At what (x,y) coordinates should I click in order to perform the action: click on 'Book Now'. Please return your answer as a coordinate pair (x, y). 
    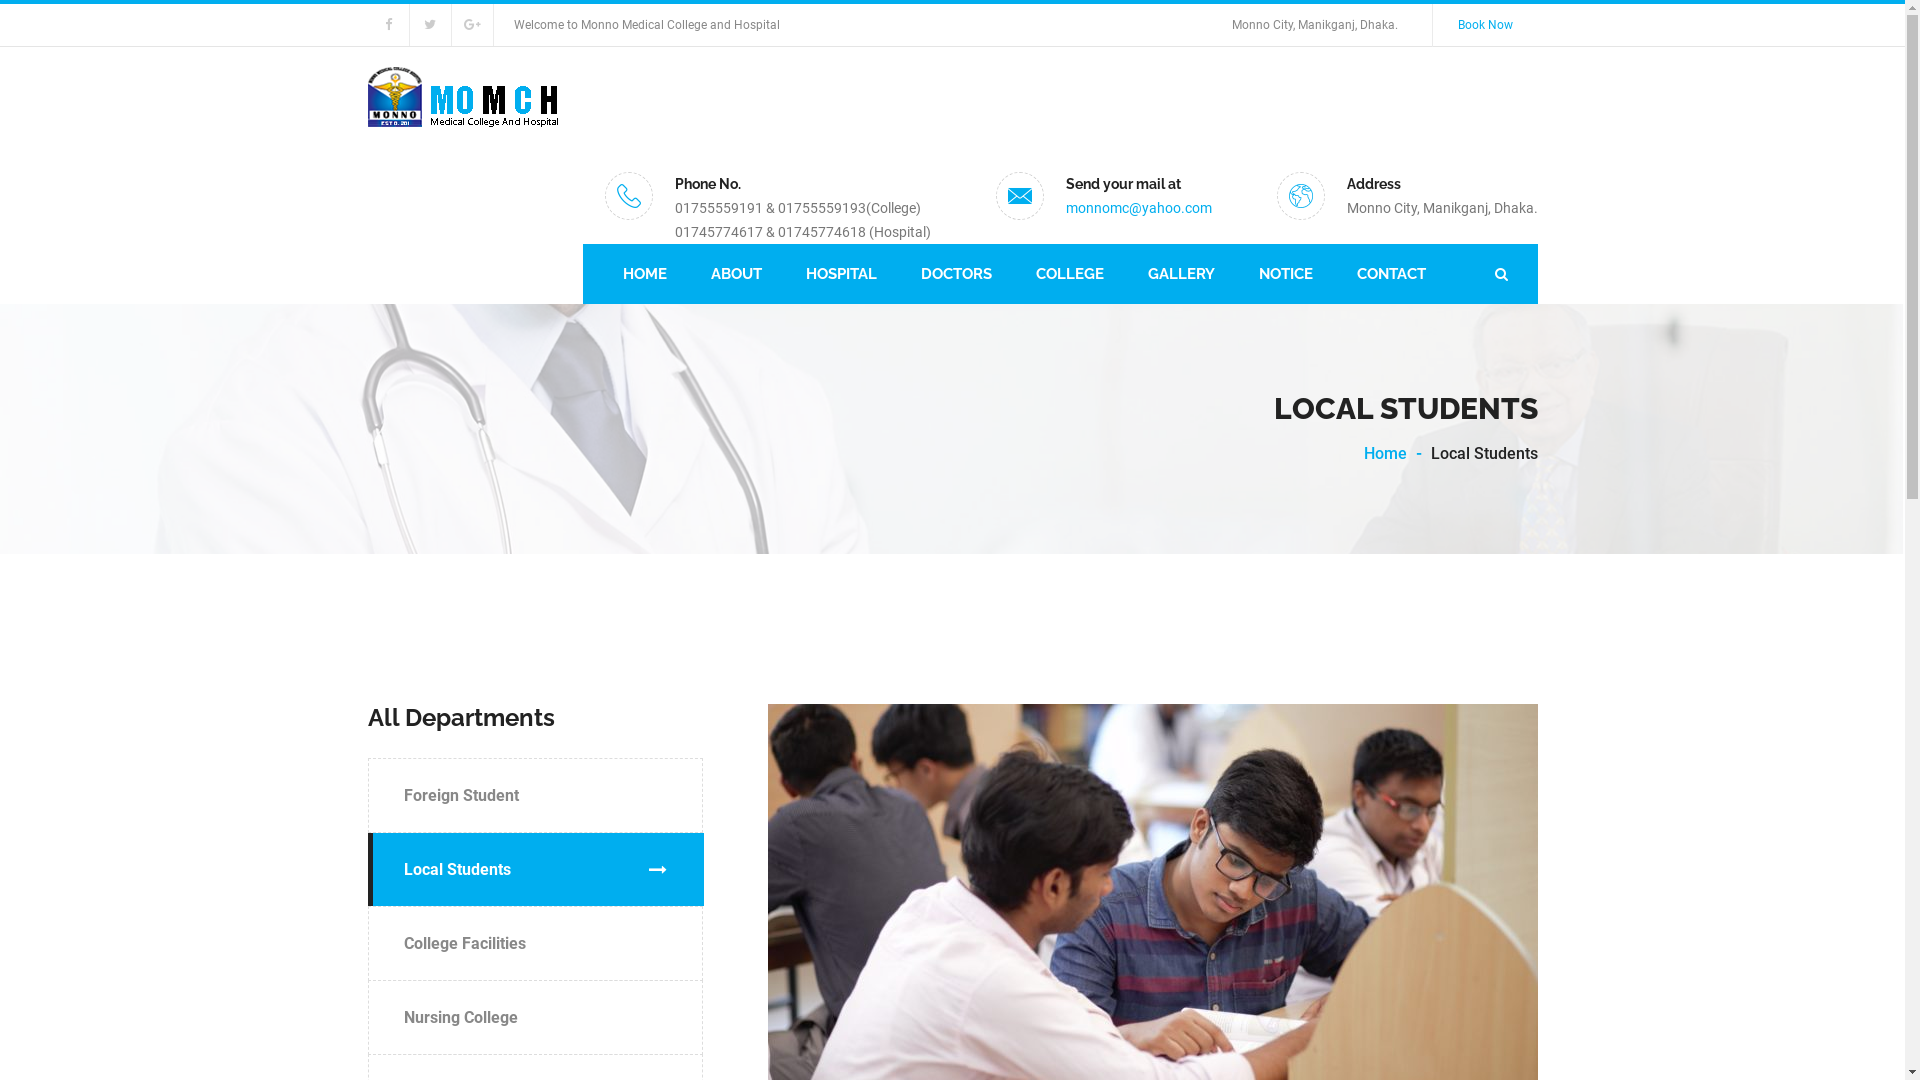
    Looking at the image, I should click on (1484, 25).